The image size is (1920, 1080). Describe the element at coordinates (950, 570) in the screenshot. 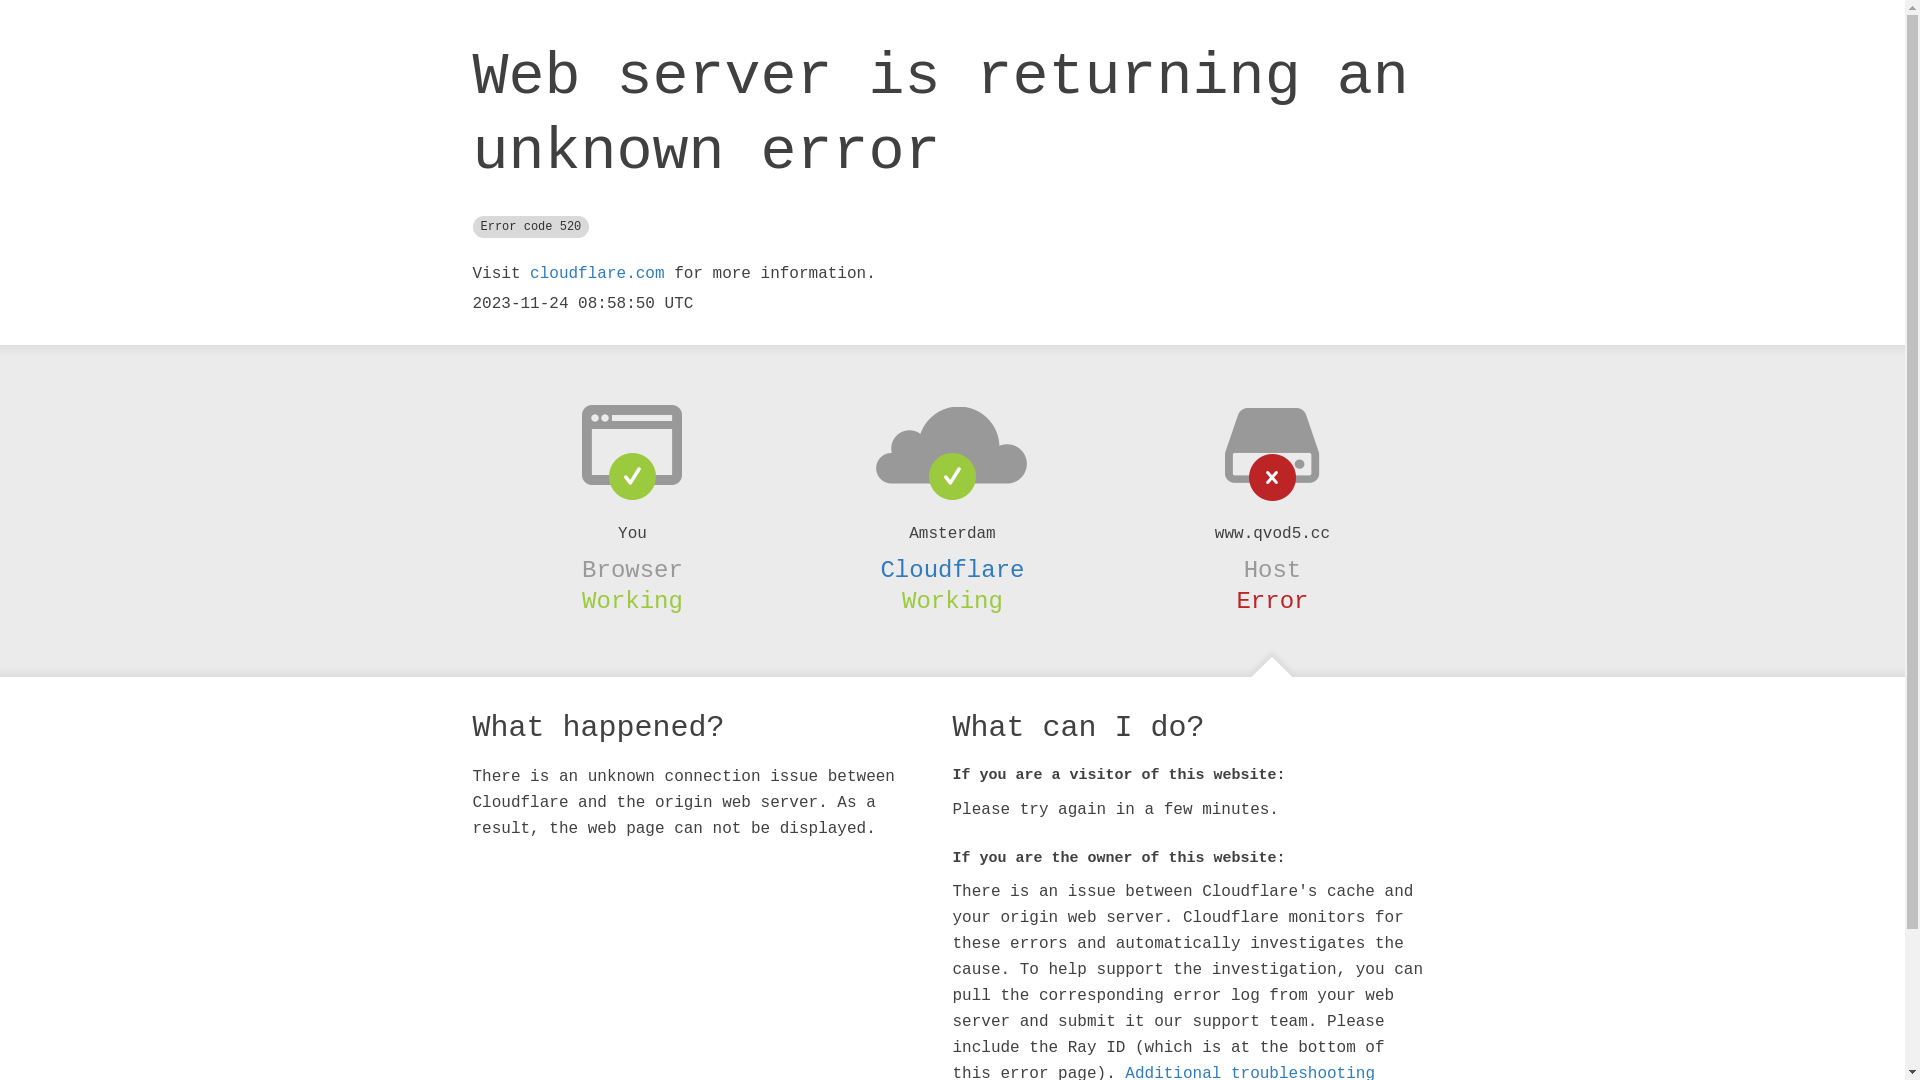

I see `'Cloudflare'` at that location.